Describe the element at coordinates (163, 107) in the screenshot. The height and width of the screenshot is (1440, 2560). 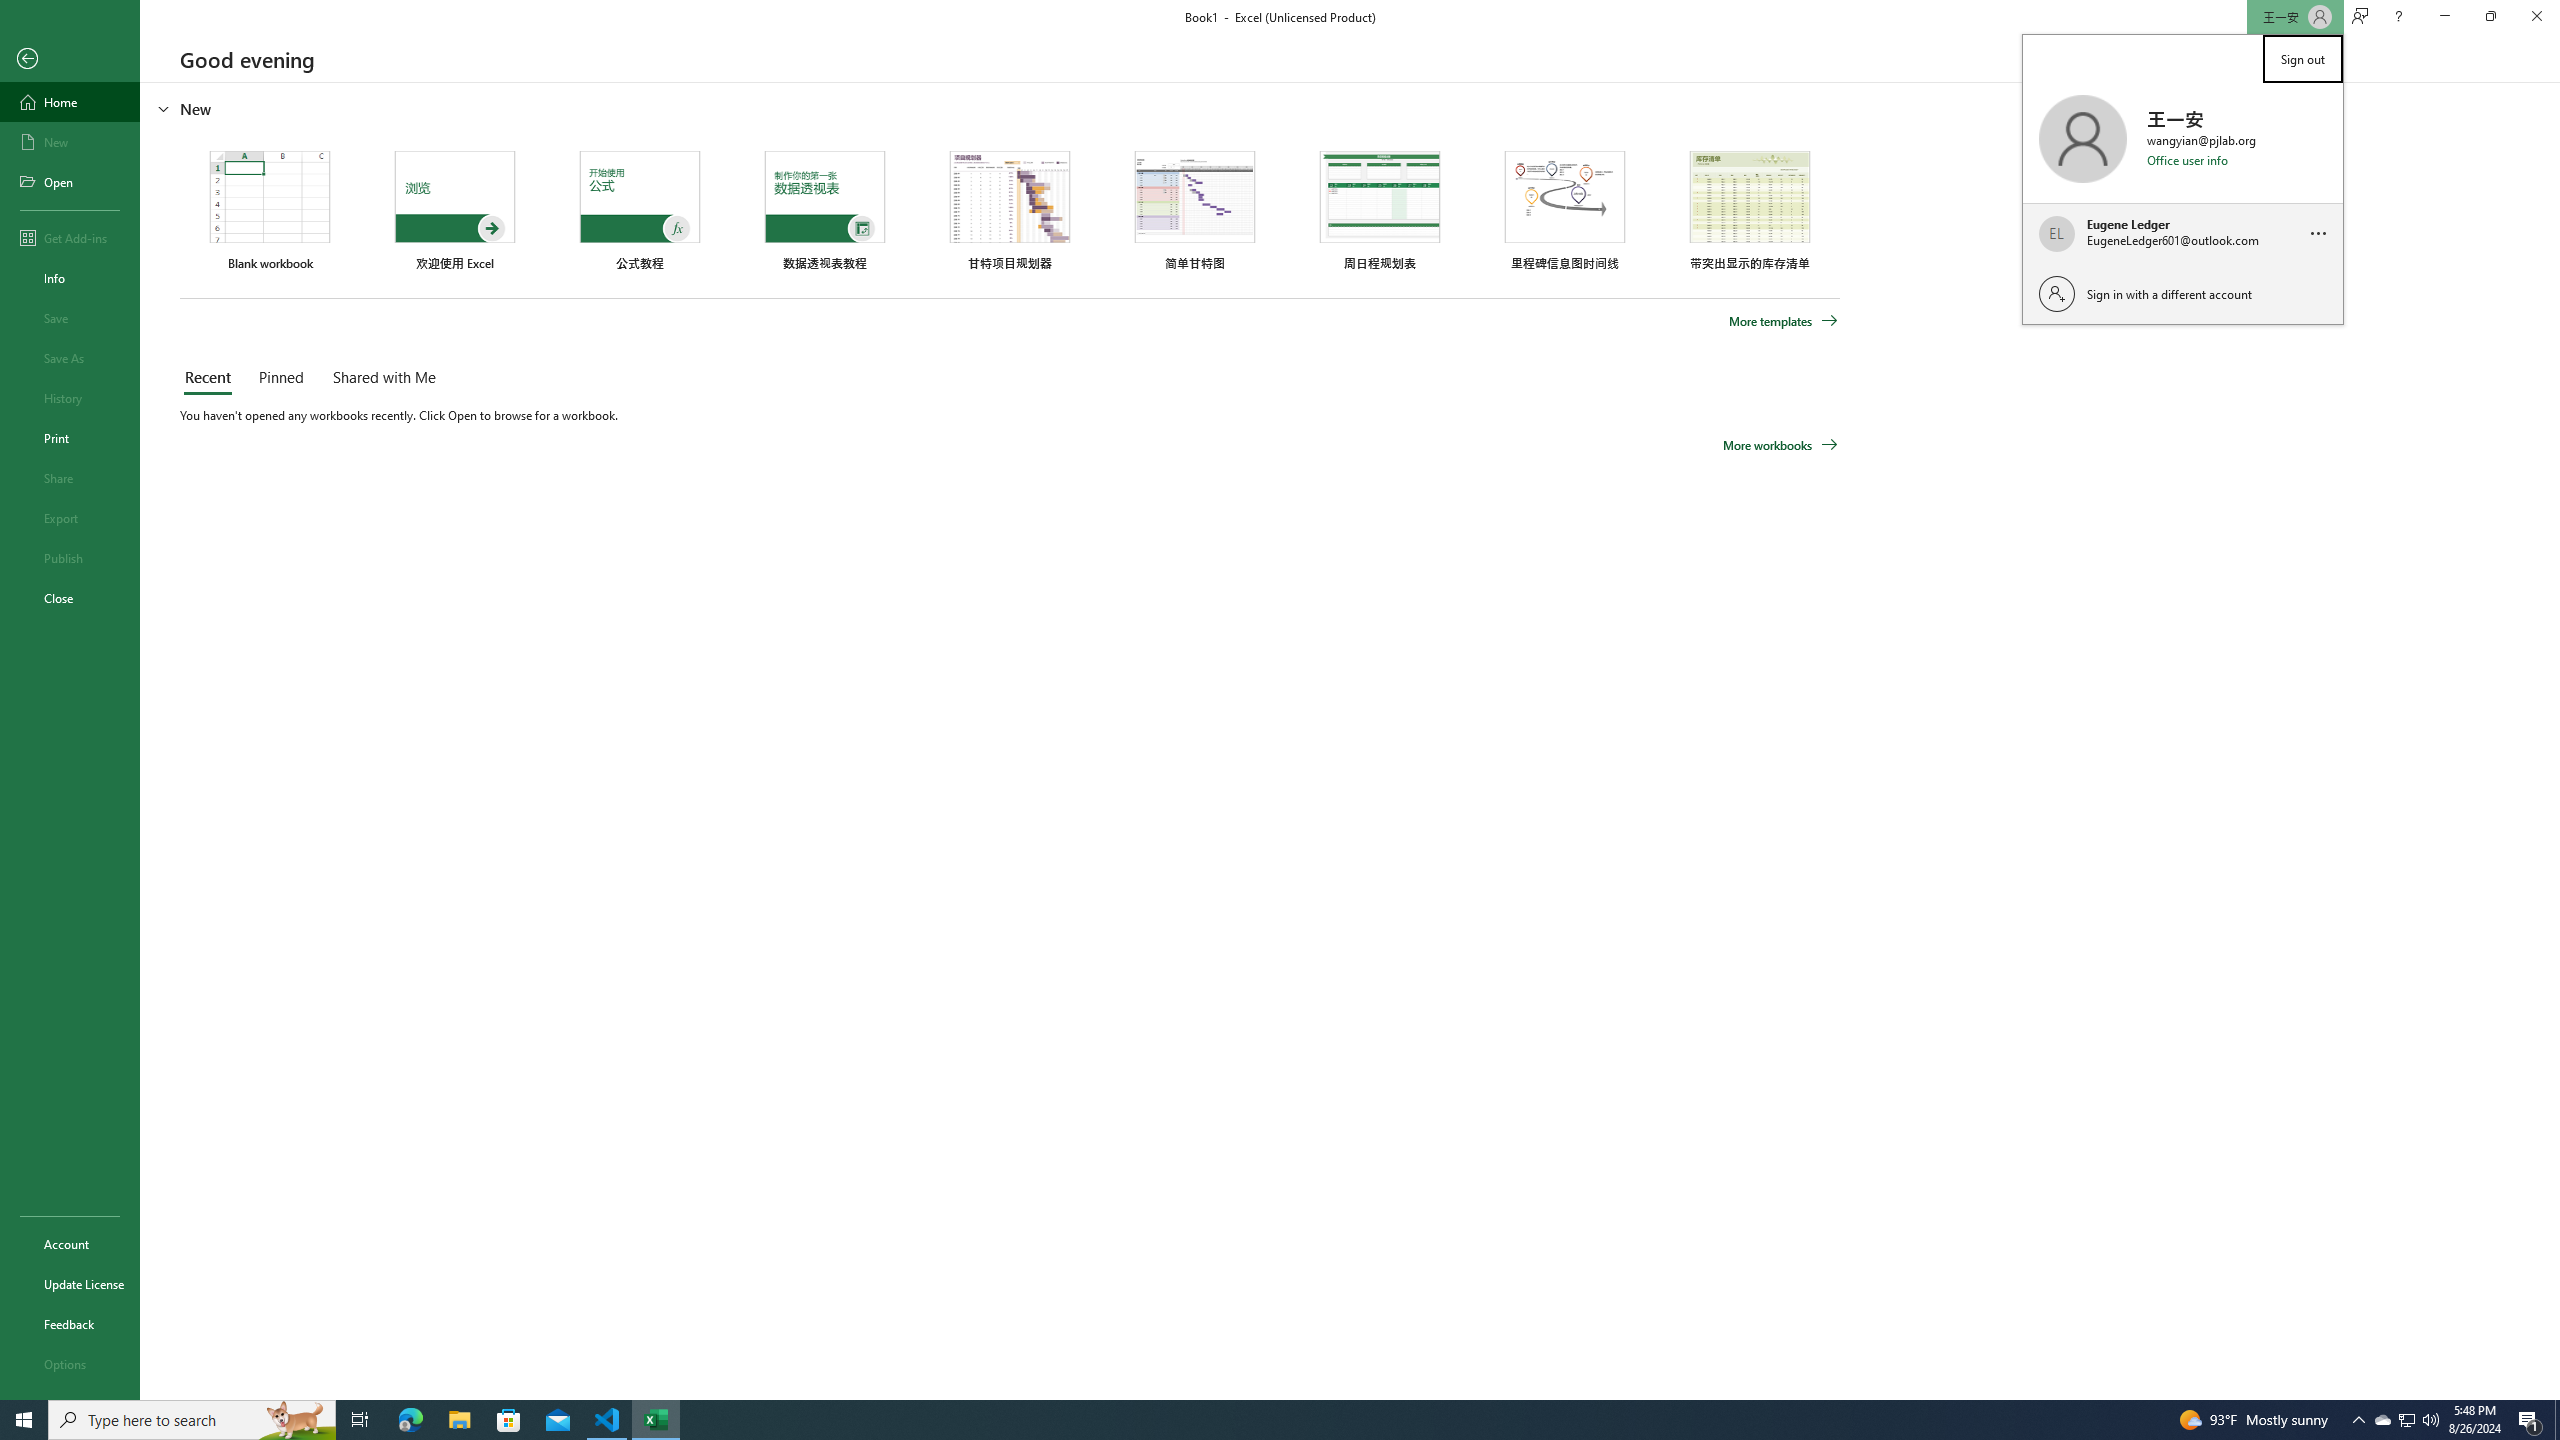
I see `'Hide or show region'` at that location.